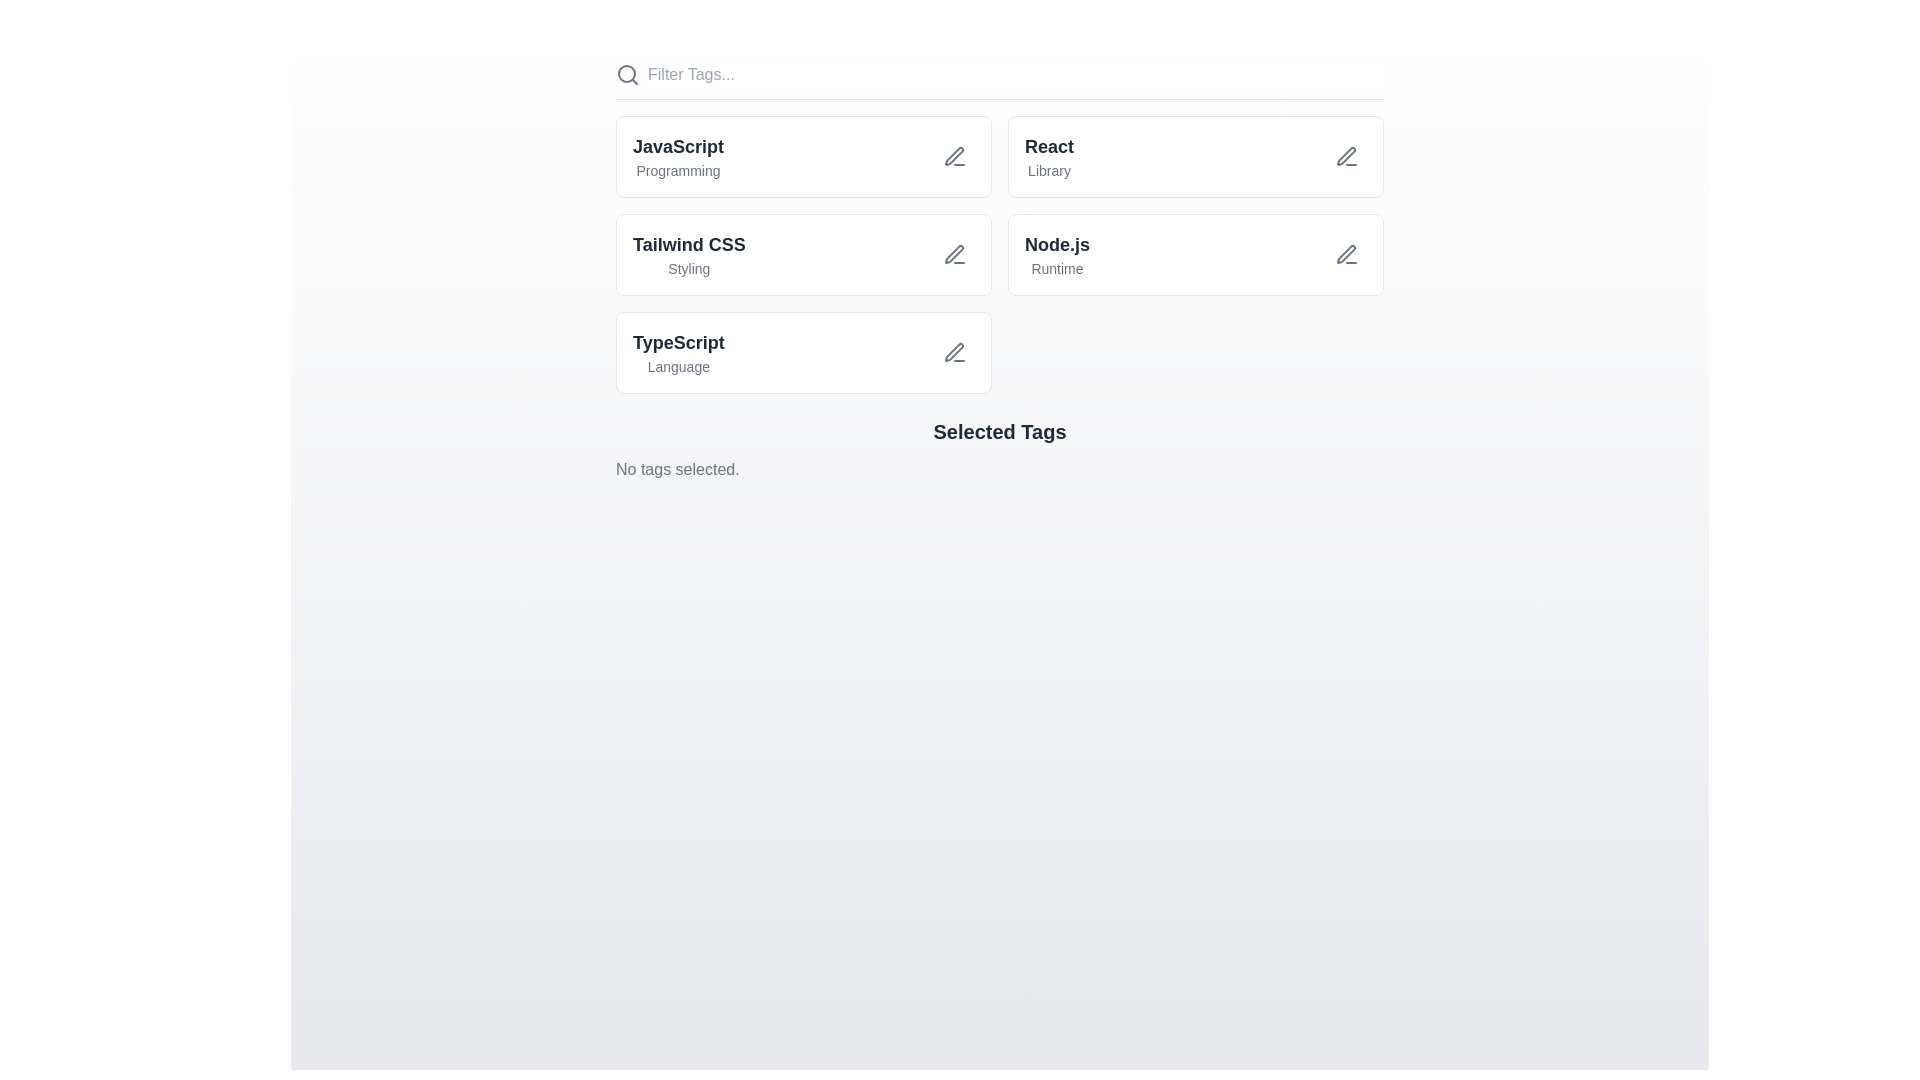 The width and height of the screenshot is (1920, 1080). What do you see at coordinates (1048, 156) in the screenshot?
I see `the label or text display field that categorizes the content, located in the top-right section of the interface, to the left of the interactive edit icon` at bounding box center [1048, 156].